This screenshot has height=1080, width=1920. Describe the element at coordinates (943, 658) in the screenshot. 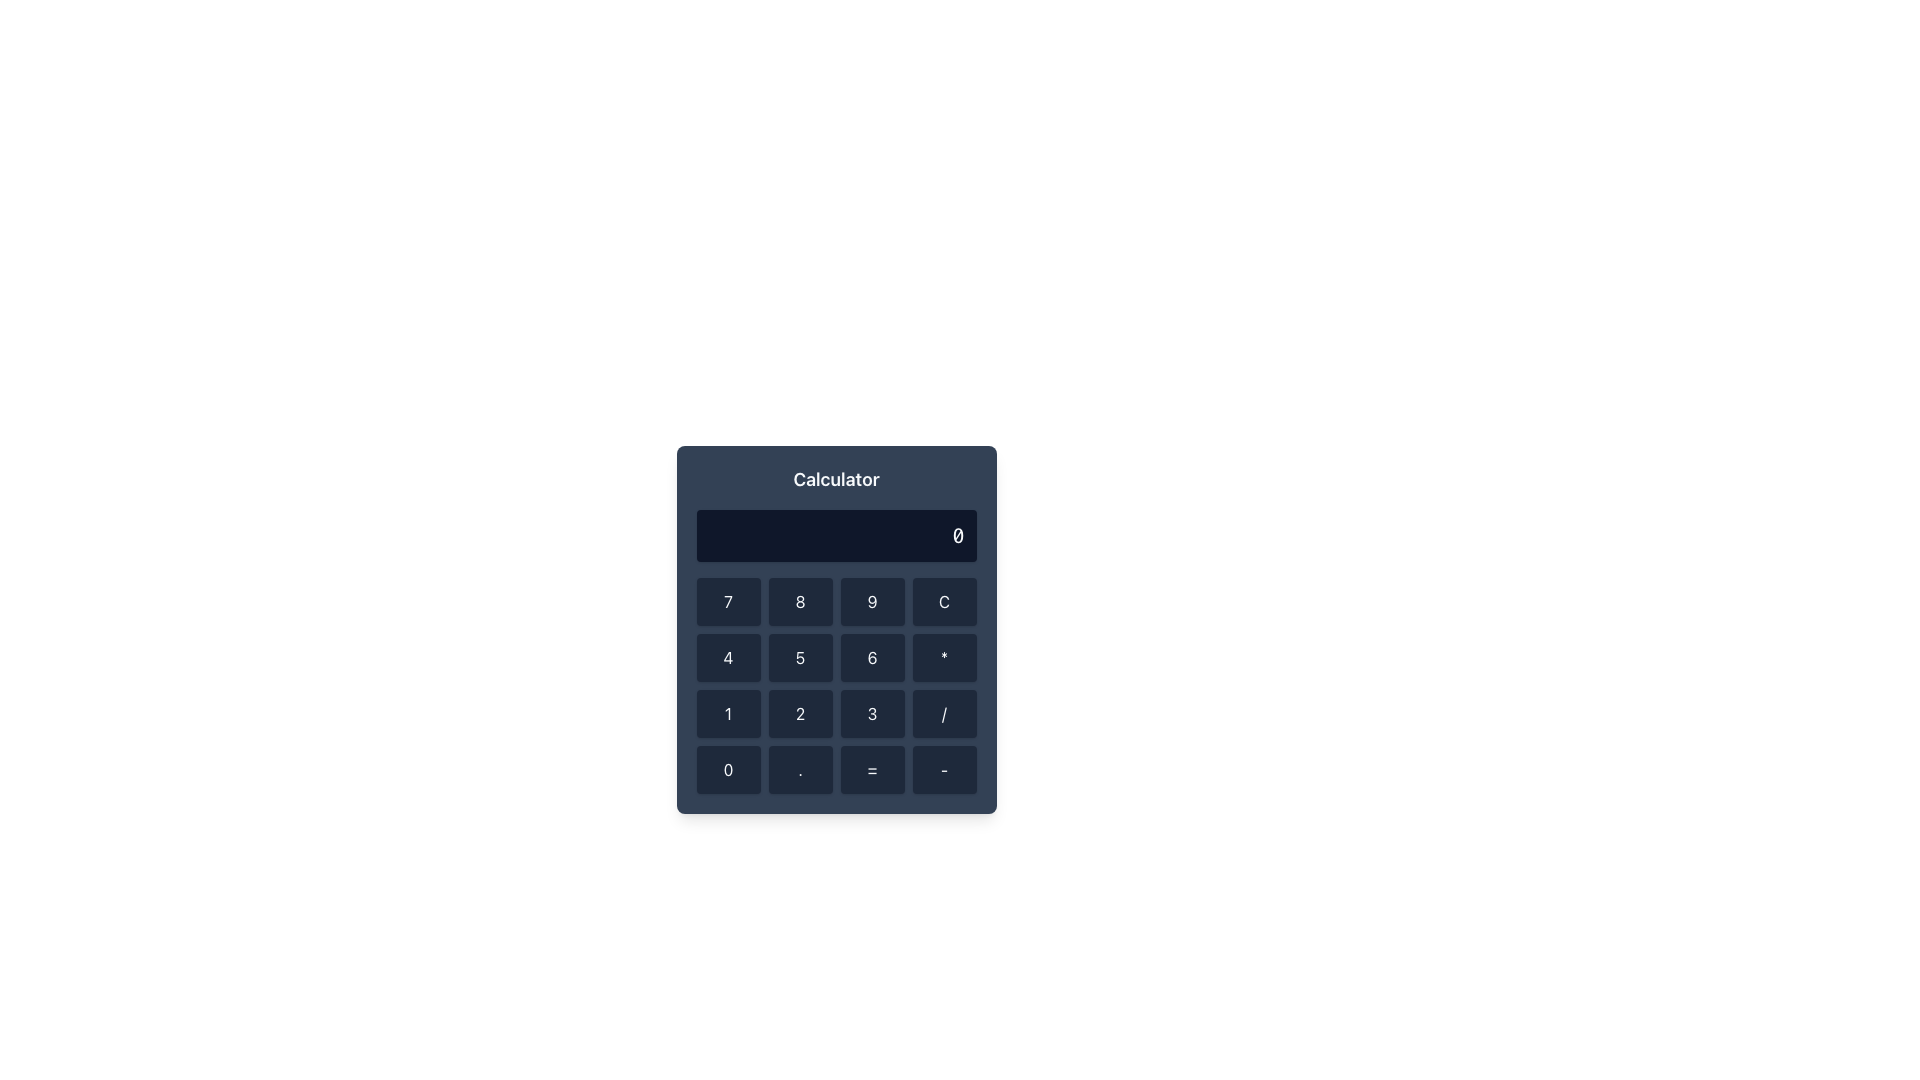

I see `the square-shaped button with an asterisk '*' on a dark slate background, located in the second row and fourth column of the calculator keypad to input the '*' operator` at that location.